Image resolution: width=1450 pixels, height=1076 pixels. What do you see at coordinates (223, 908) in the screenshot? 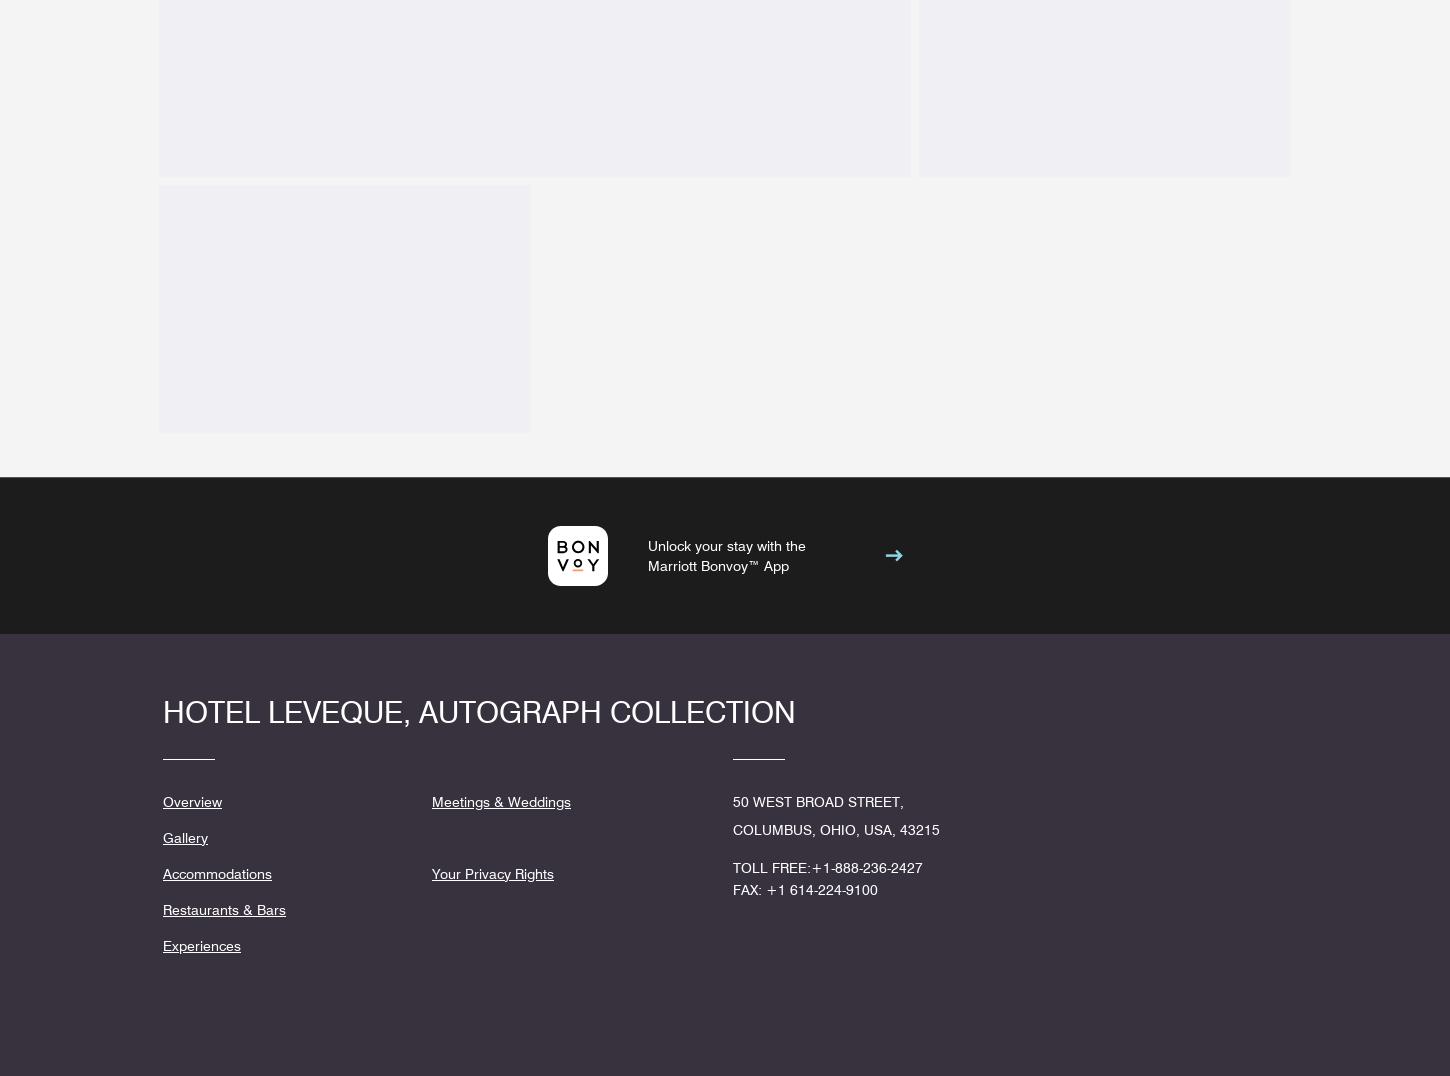
I see `'Restaurants & Bars'` at bounding box center [223, 908].